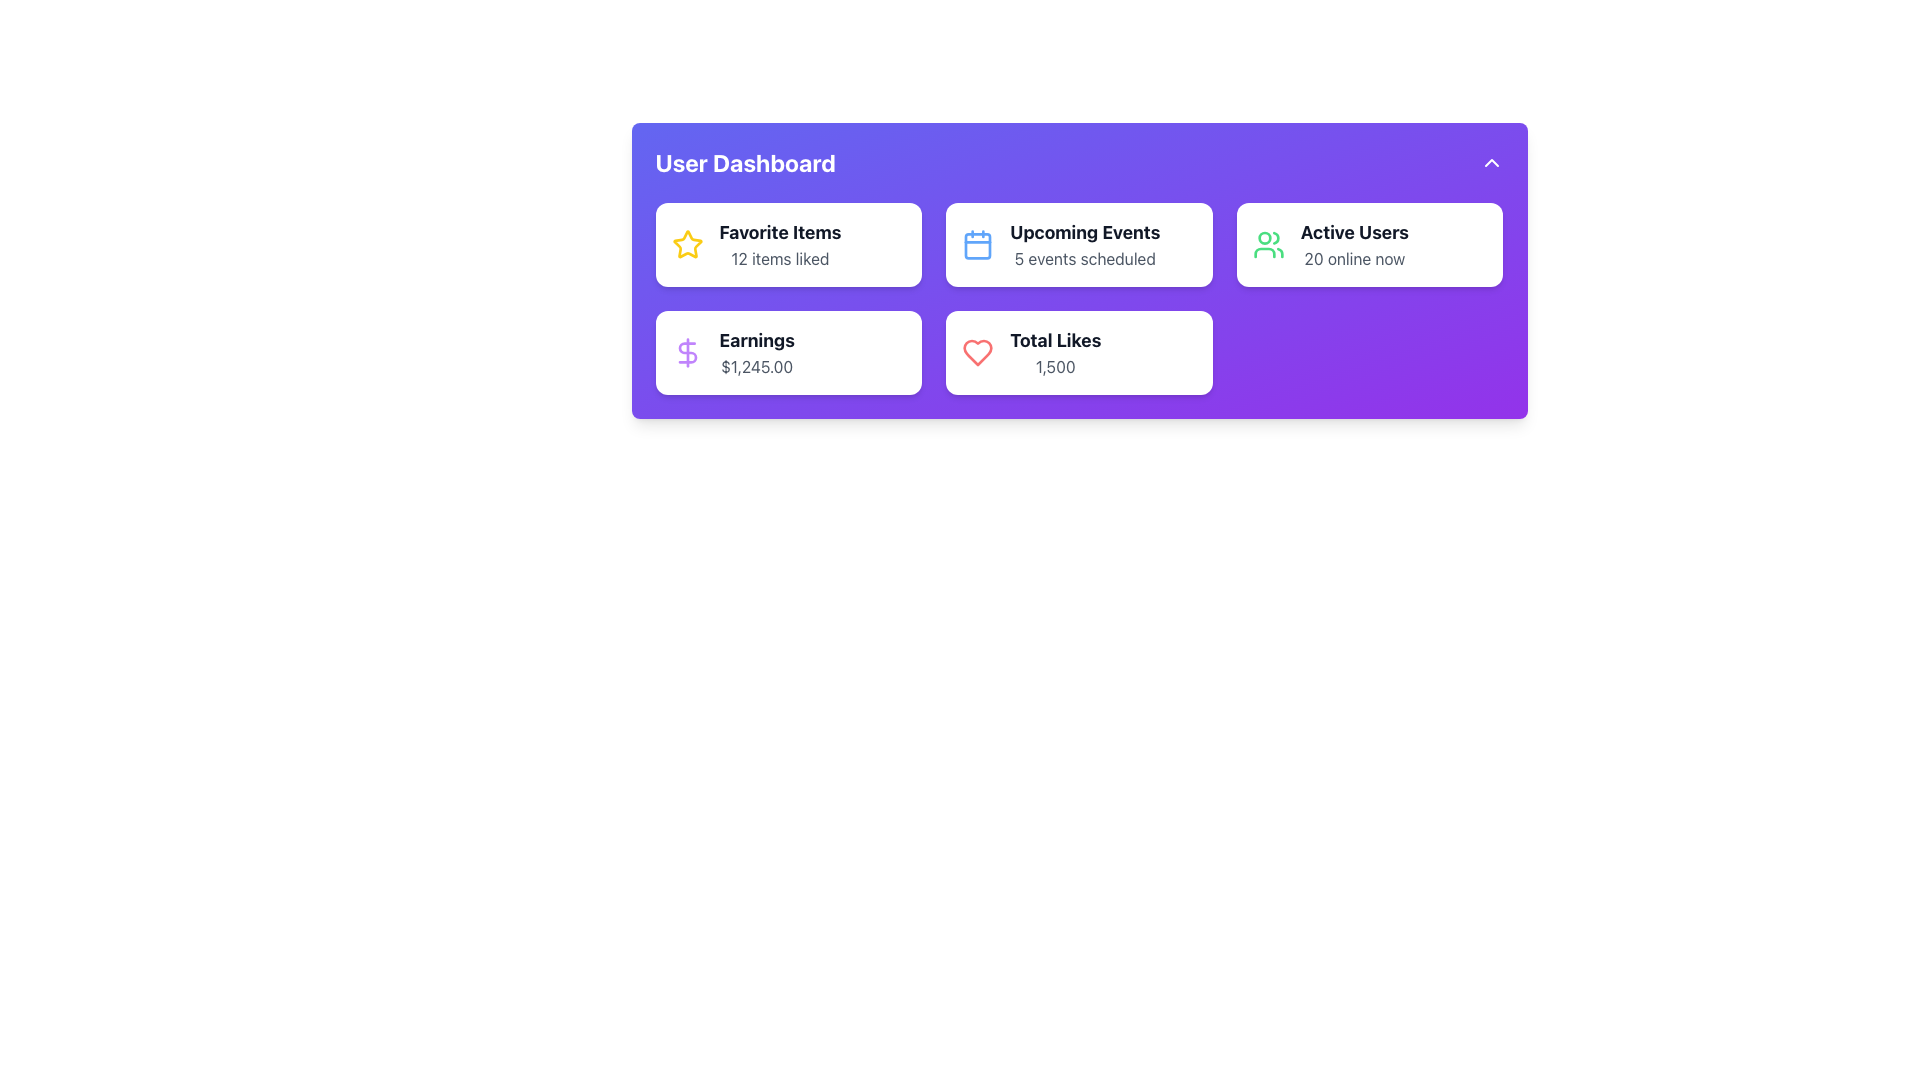  I want to click on the Informational component displaying 'Upcoming Events' and '5 events scheduled', positioned in the second card of the top row in the dashboard, so click(1084, 244).